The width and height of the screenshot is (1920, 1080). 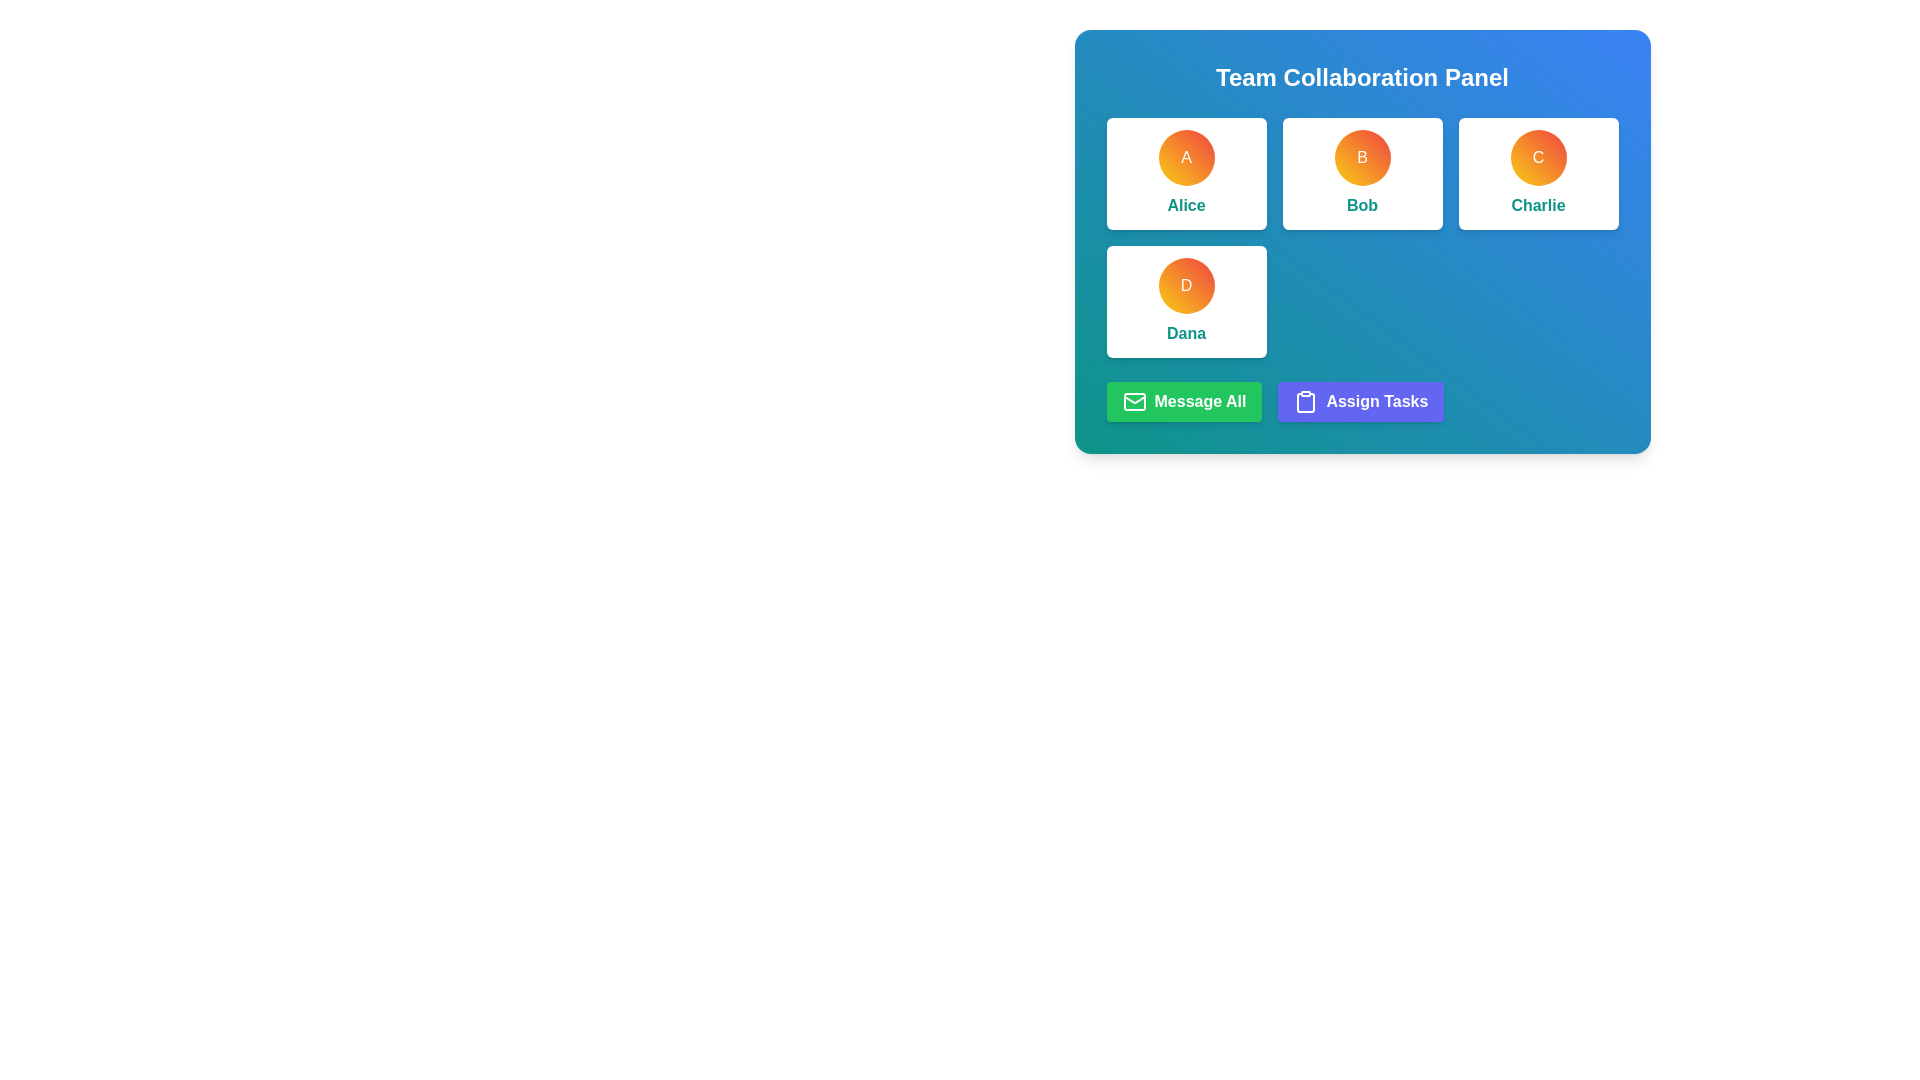 What do you see at coordinates (1186, 301) in the screenshot?
I see `the Profile card featuring a circular gradient area with the letter 'D' and the name 'Dana' in teal, located in the bottom-left cell of a 2x3 grid` at bounding box center [1186, 301].